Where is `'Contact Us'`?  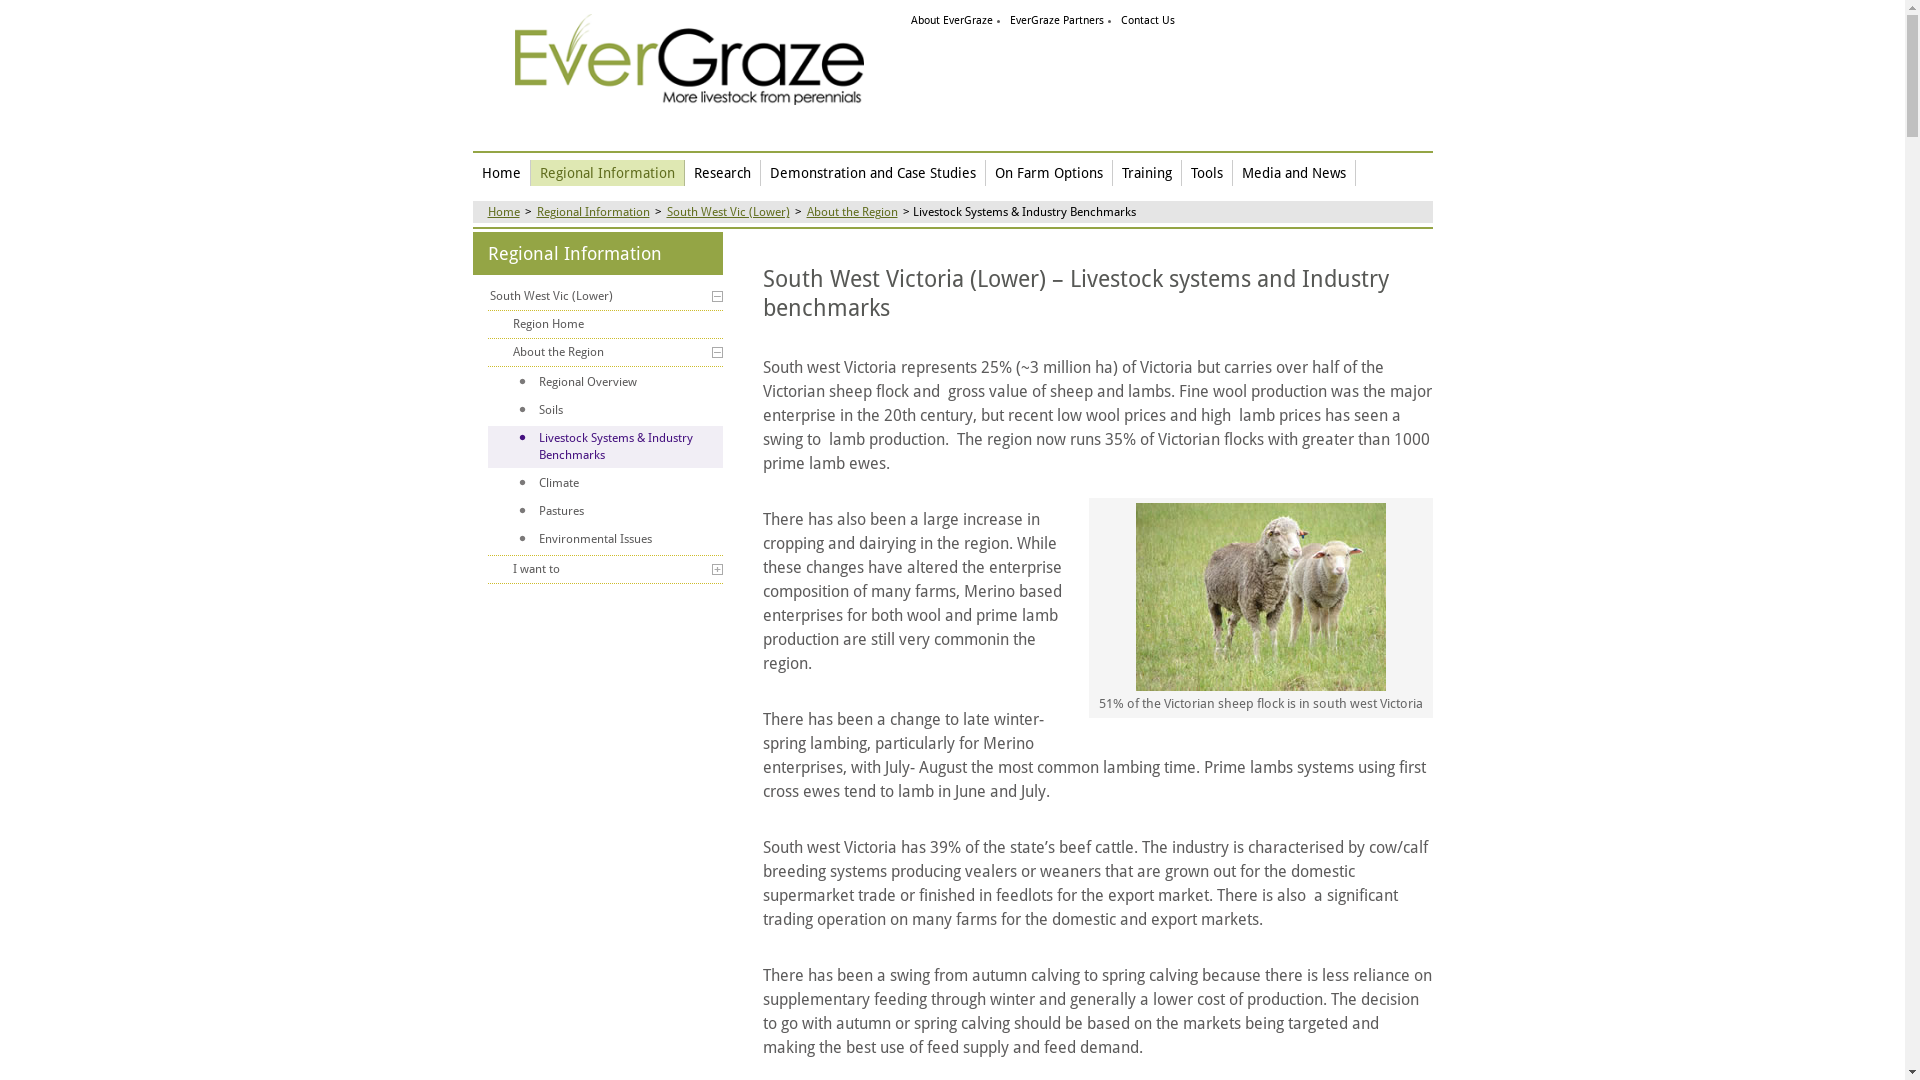 'Contact Us' is located at coordinates (1147, 20).